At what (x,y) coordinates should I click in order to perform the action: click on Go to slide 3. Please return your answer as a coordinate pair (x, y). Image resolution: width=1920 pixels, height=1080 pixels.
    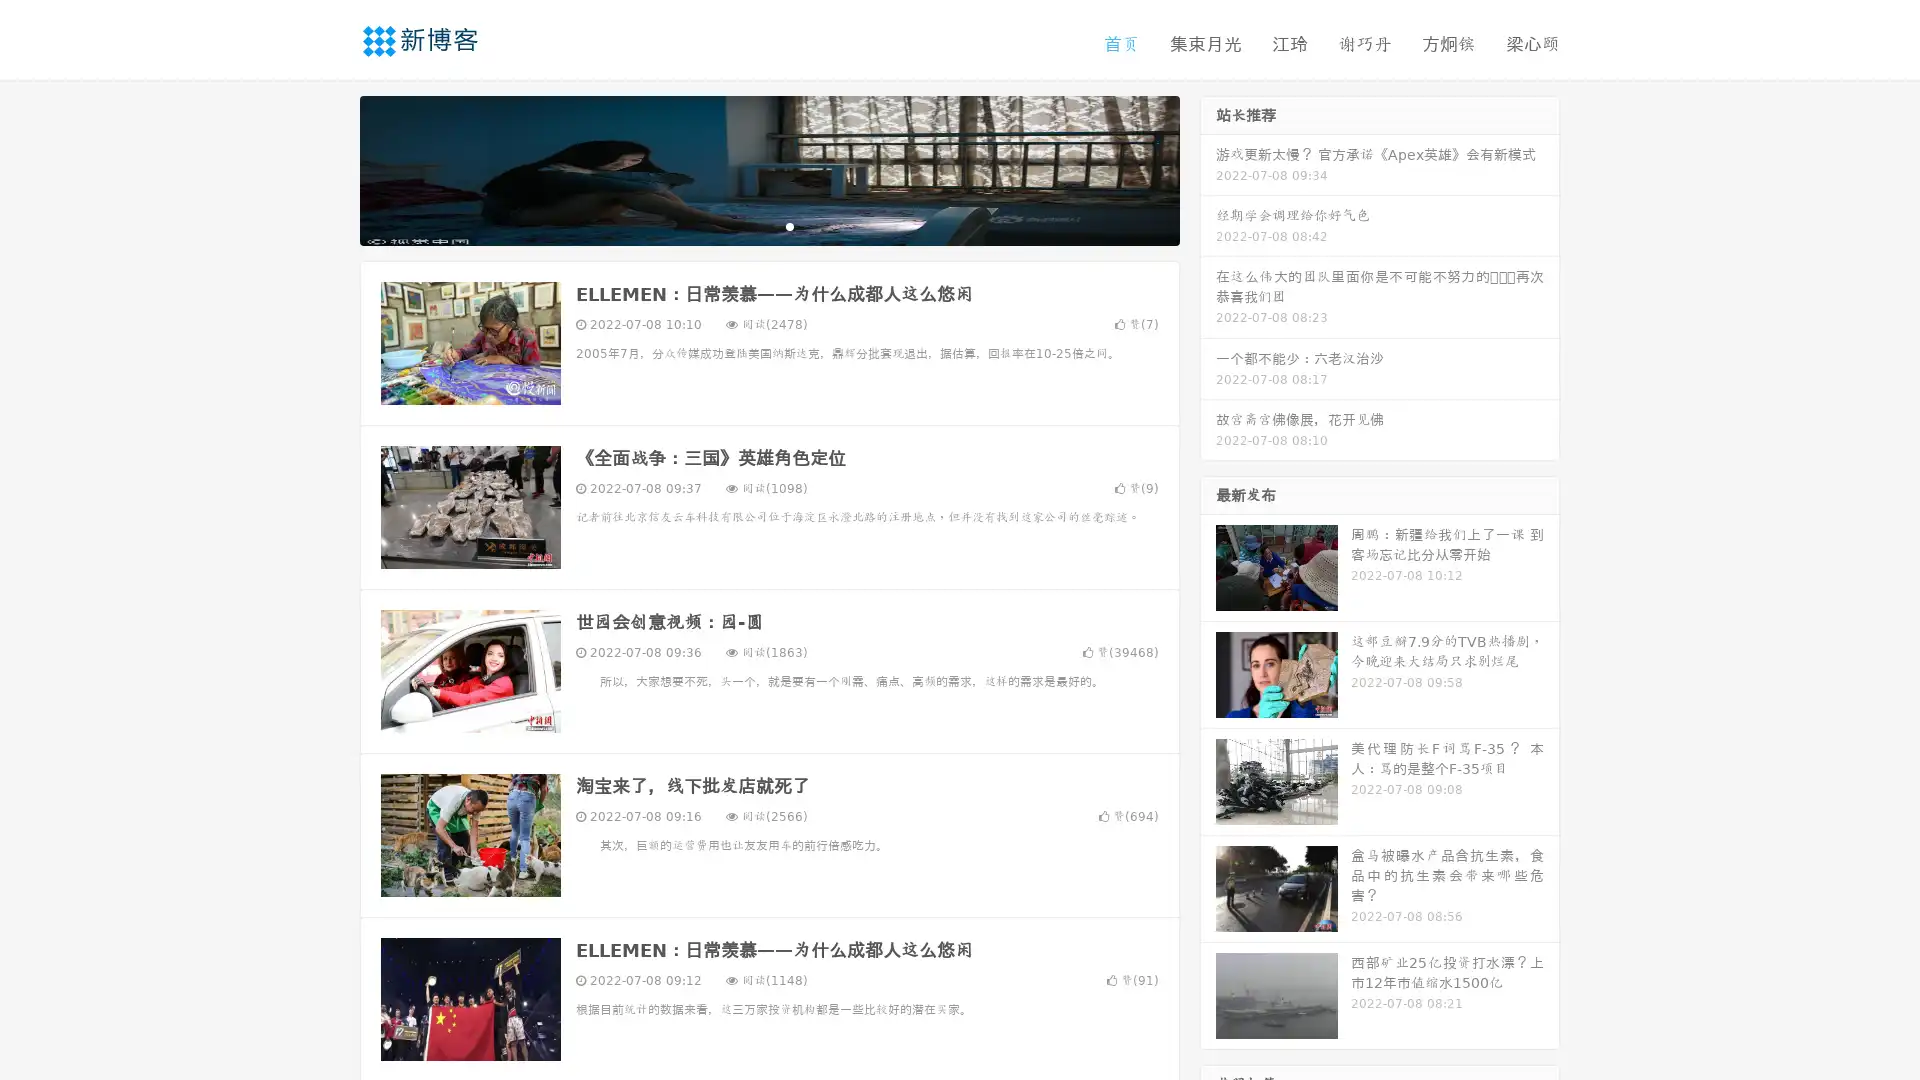
    Looking at the image, I should click on (789, 225).